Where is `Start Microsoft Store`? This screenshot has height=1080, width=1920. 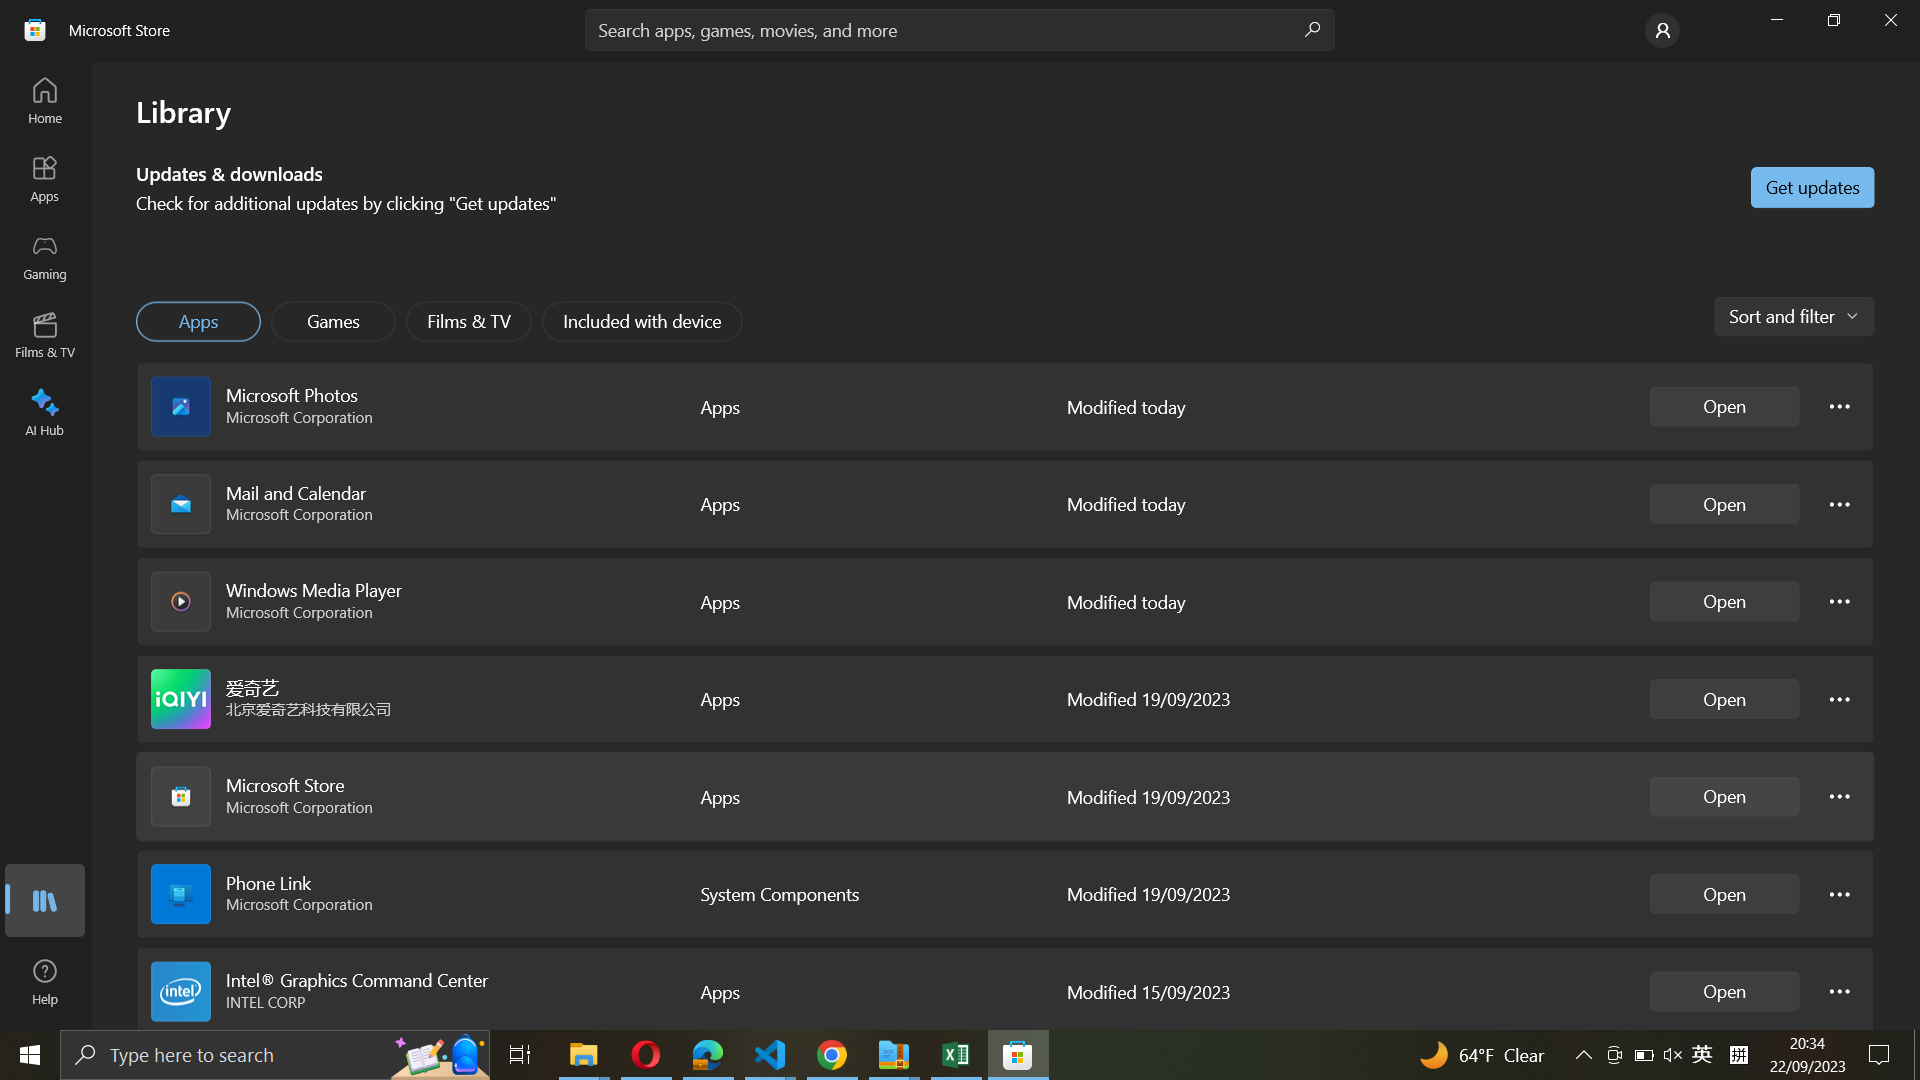 Start Microsoft Store is located at coordinates (1724, 796).